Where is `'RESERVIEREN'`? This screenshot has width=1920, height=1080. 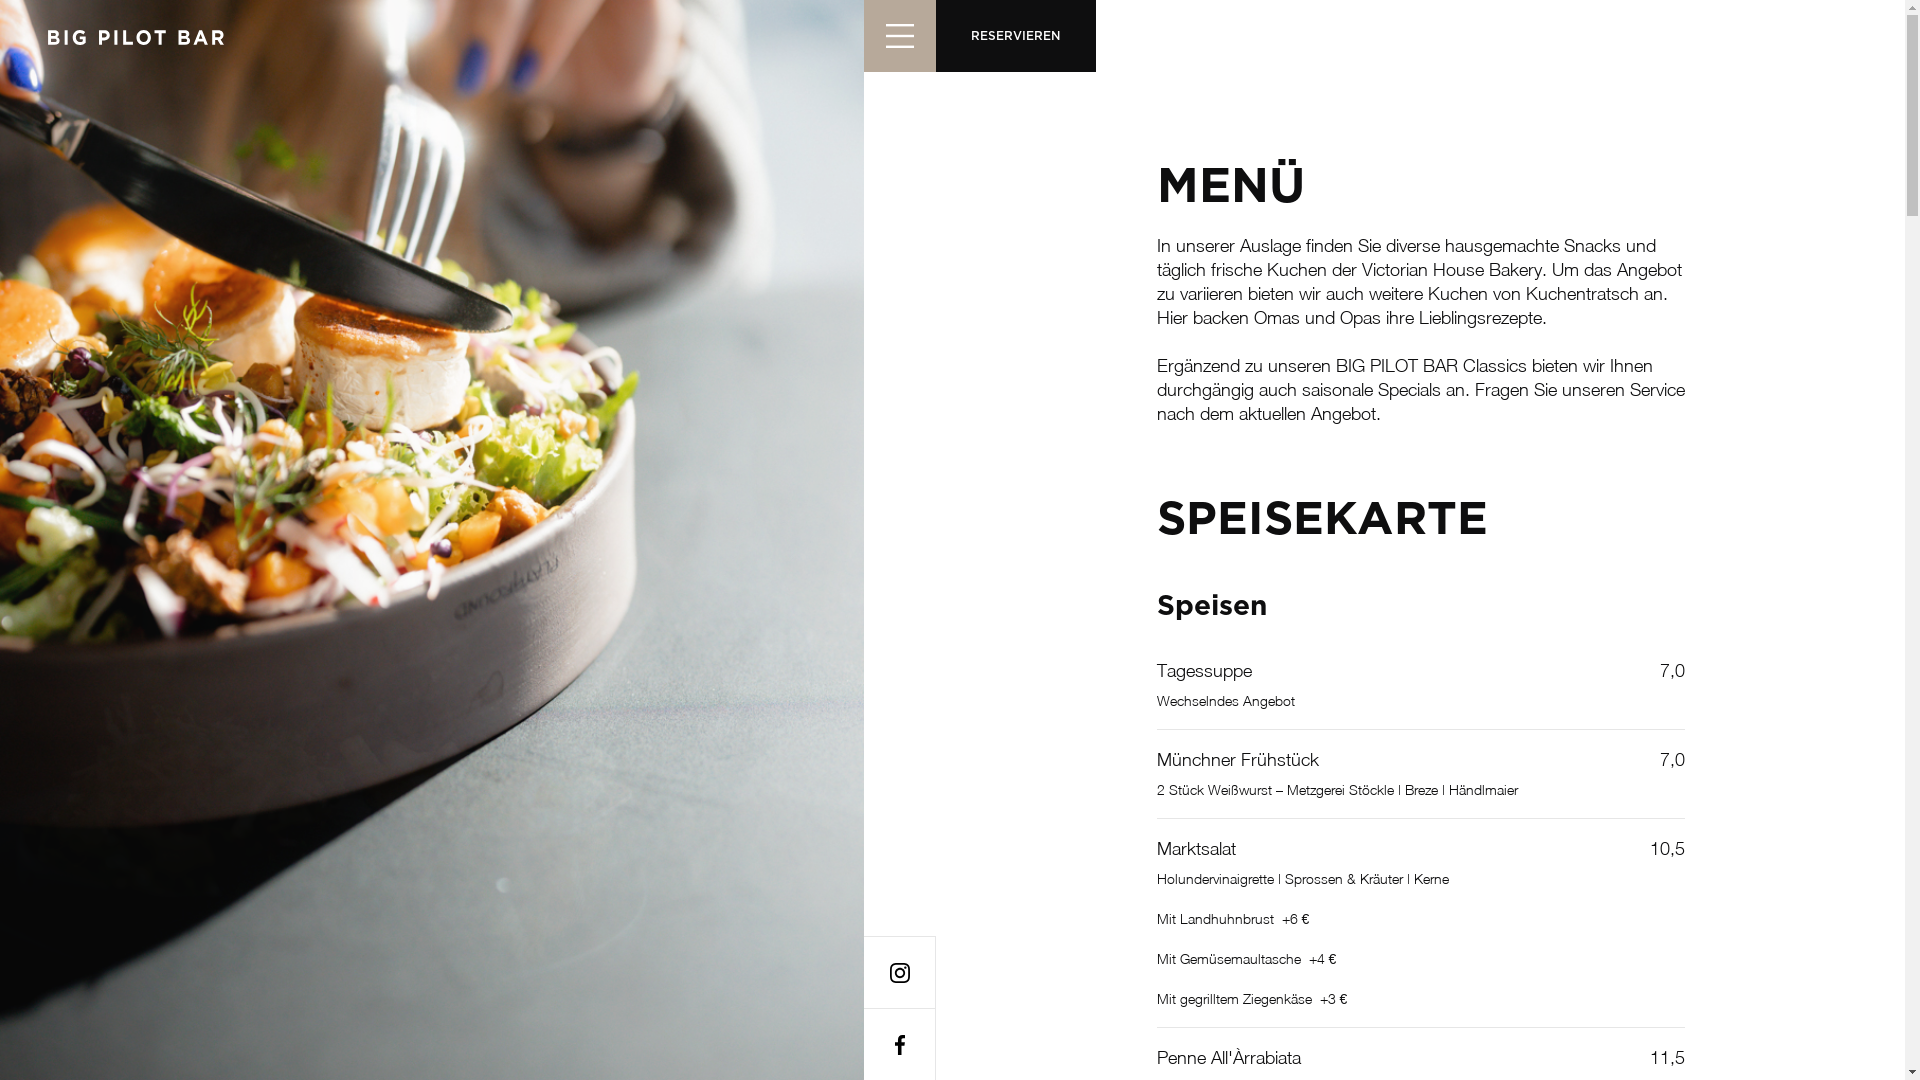 'RESERVIEREN' is located at coordinates (1015, 35).